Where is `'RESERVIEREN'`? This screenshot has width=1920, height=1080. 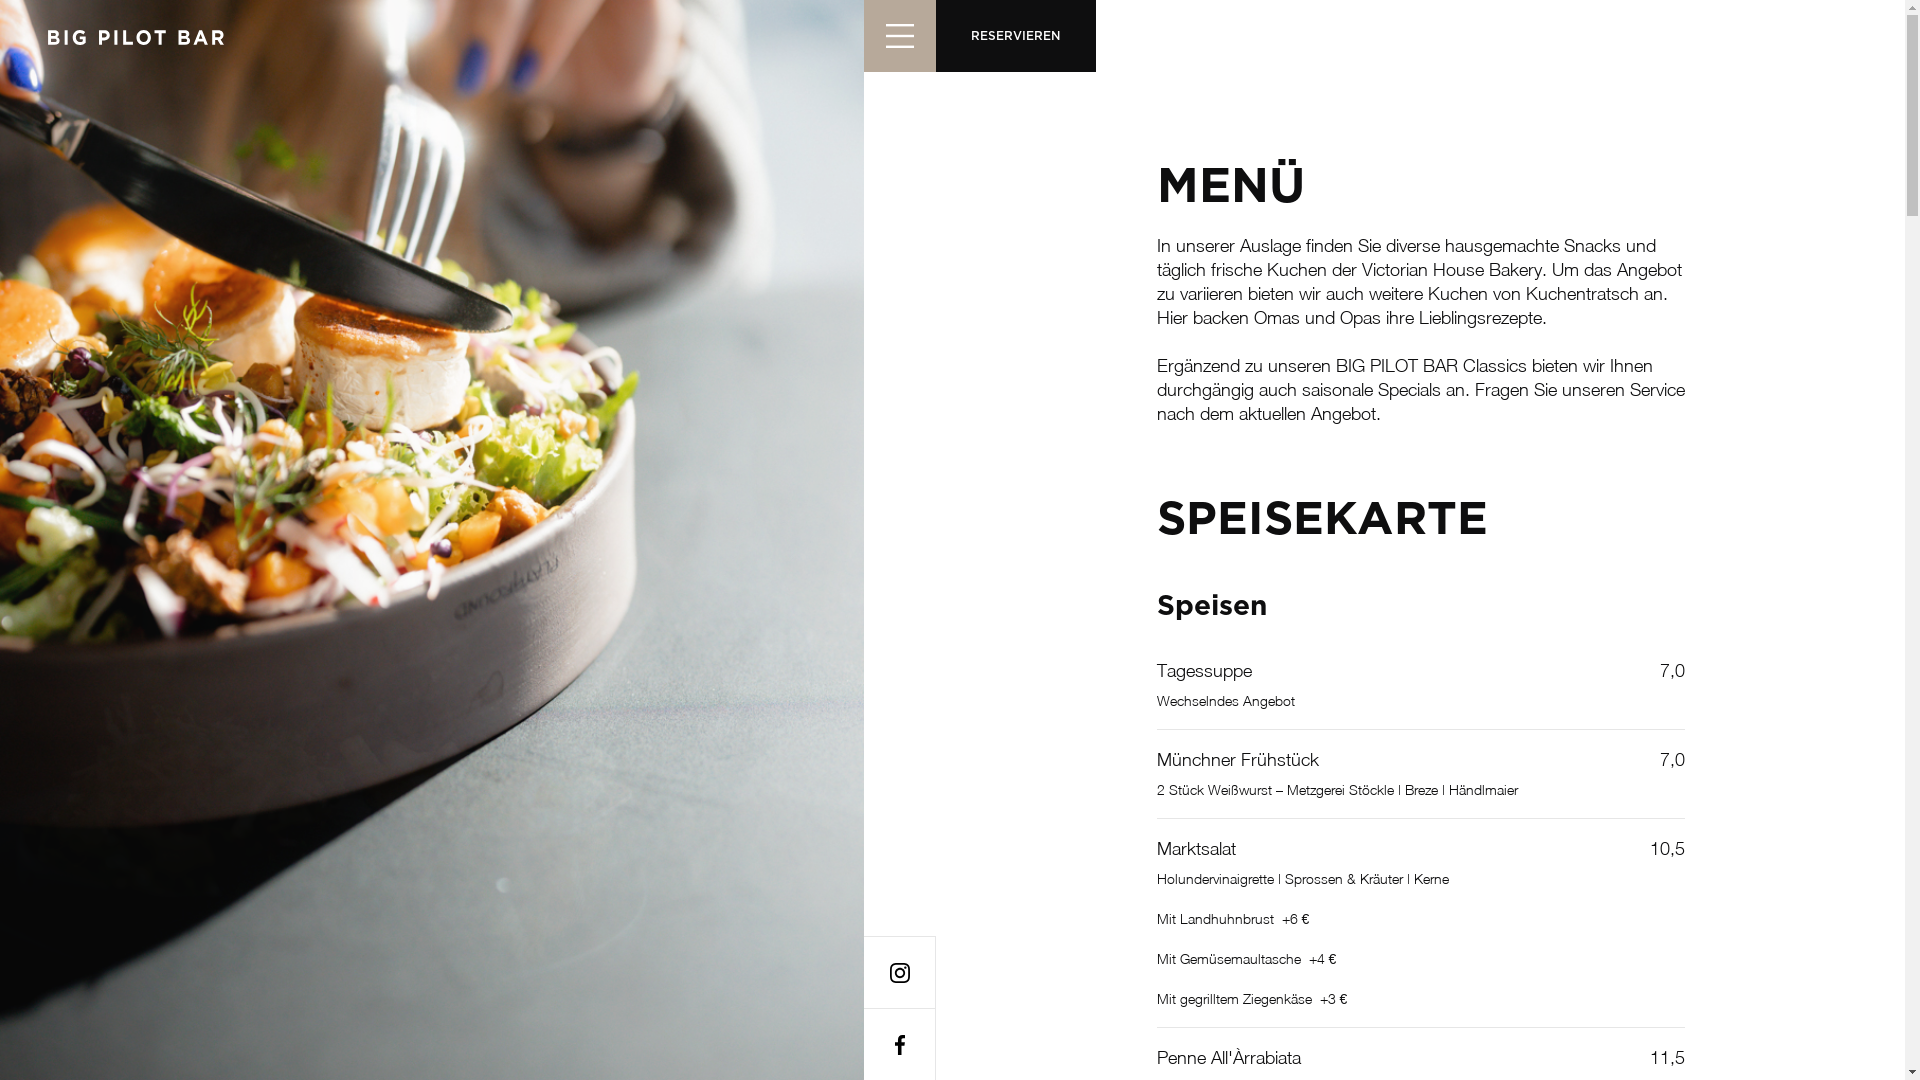 'RESERVIEREN' is located at coordinates (1015, 35).